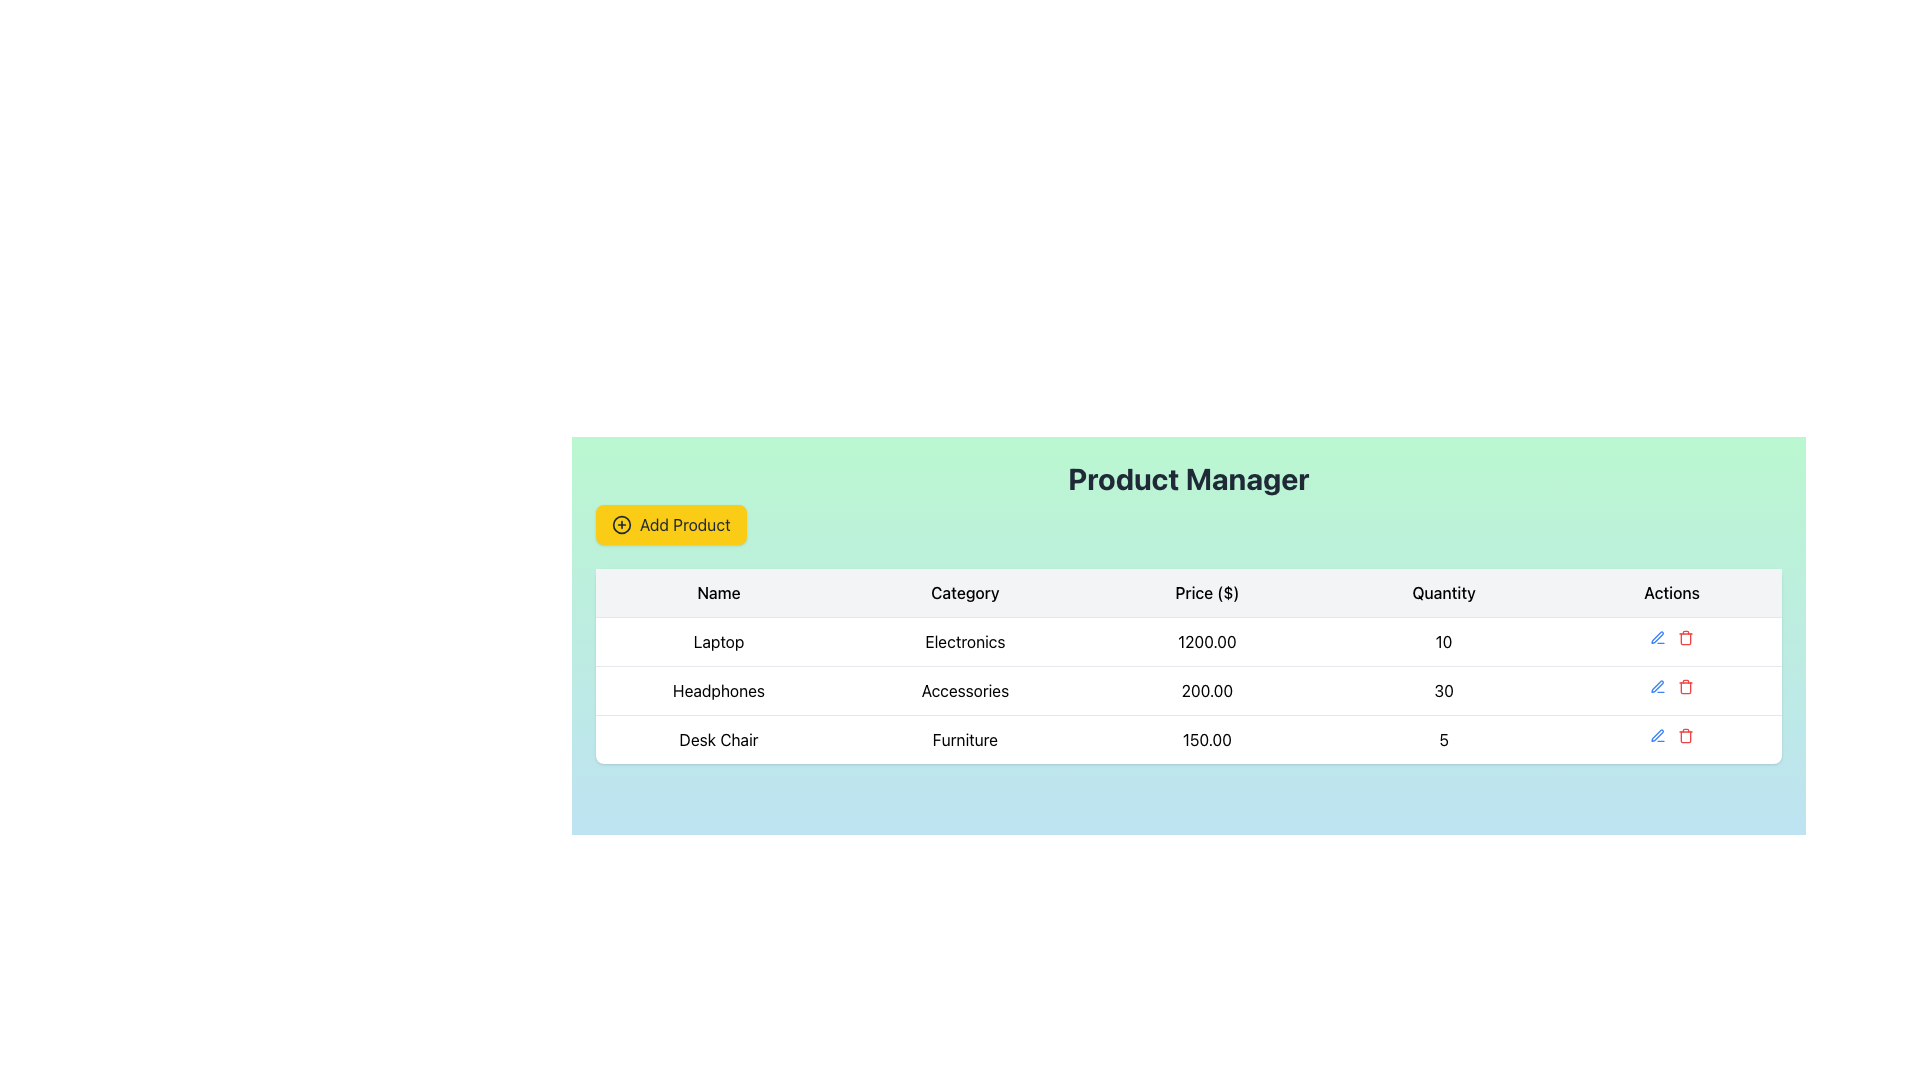 The image size is (1920, 1080). I want to click on the hollow circle component of the 'Add Product' icon, which is part of a larger circular icon with a plus symbol located above the product table, so click(621, 523).